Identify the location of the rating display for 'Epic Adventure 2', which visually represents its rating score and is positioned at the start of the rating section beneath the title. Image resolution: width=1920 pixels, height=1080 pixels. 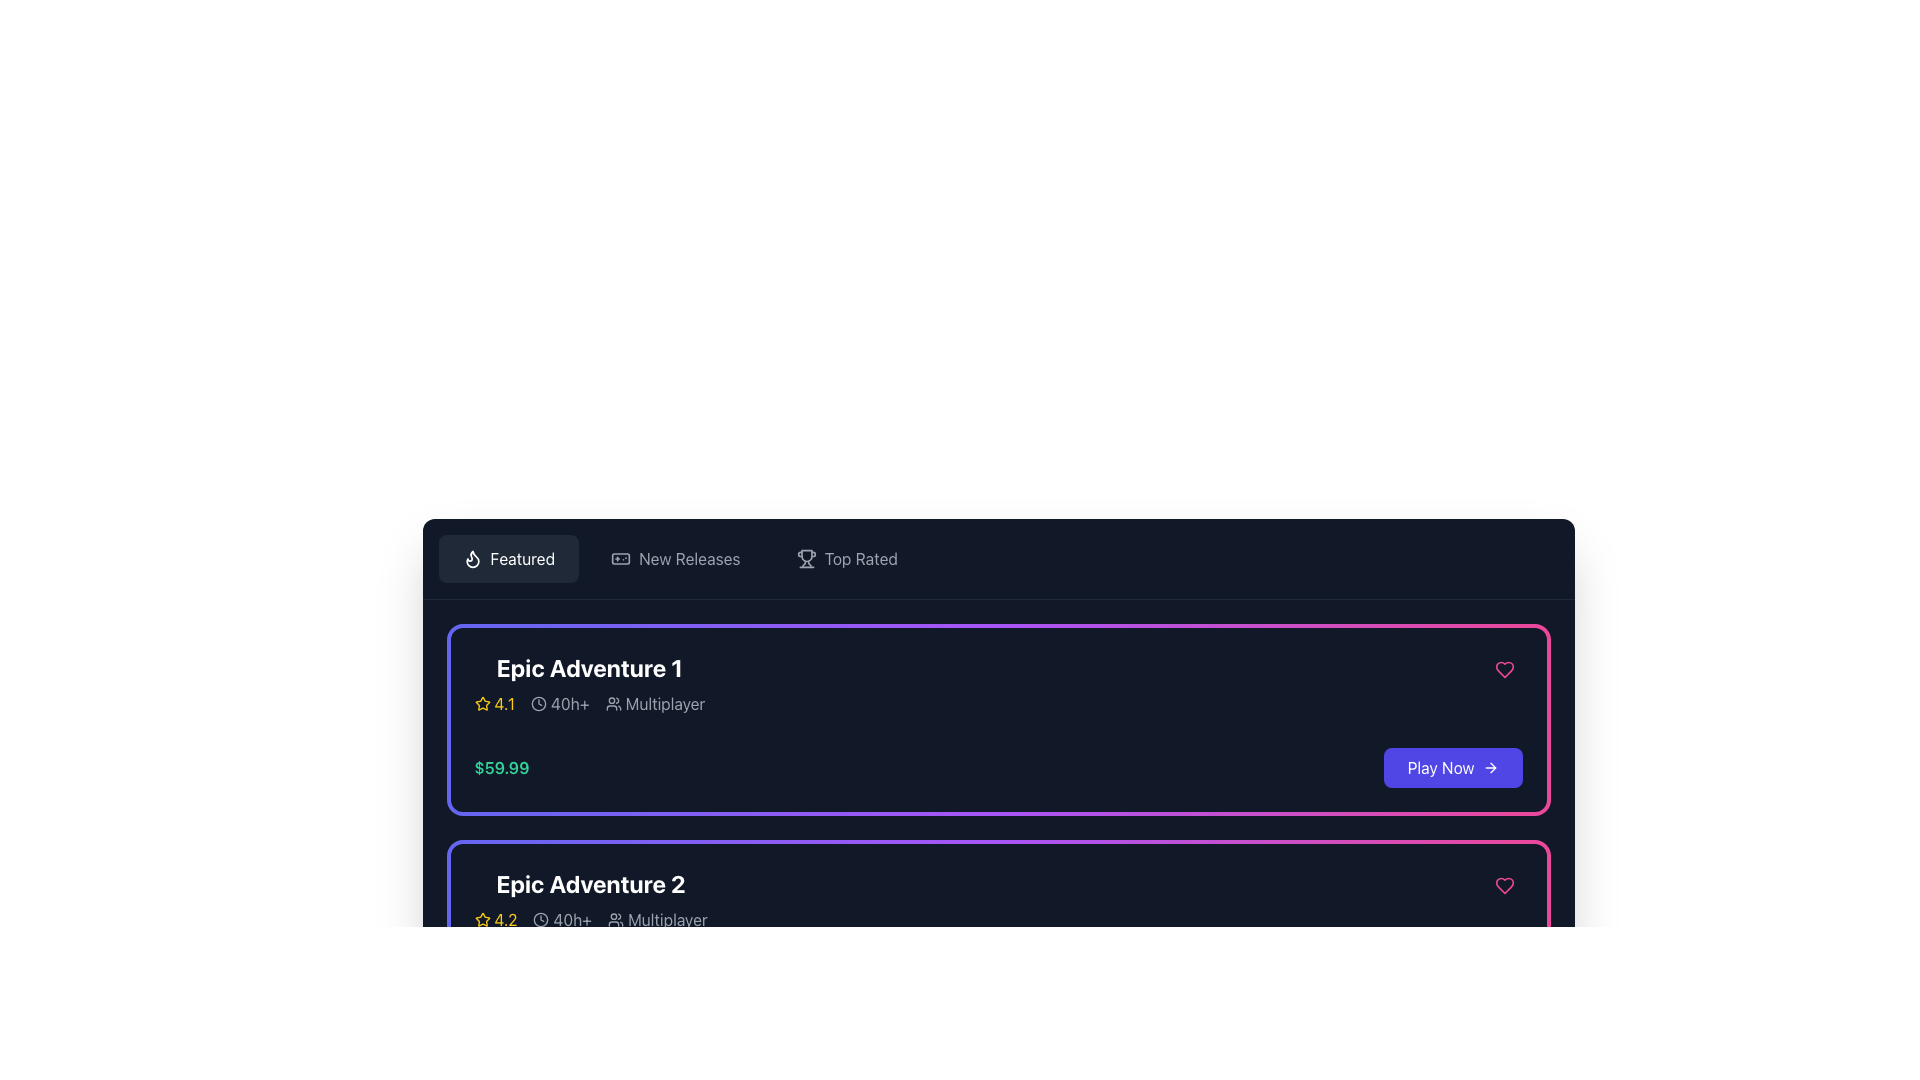
(495, 920).